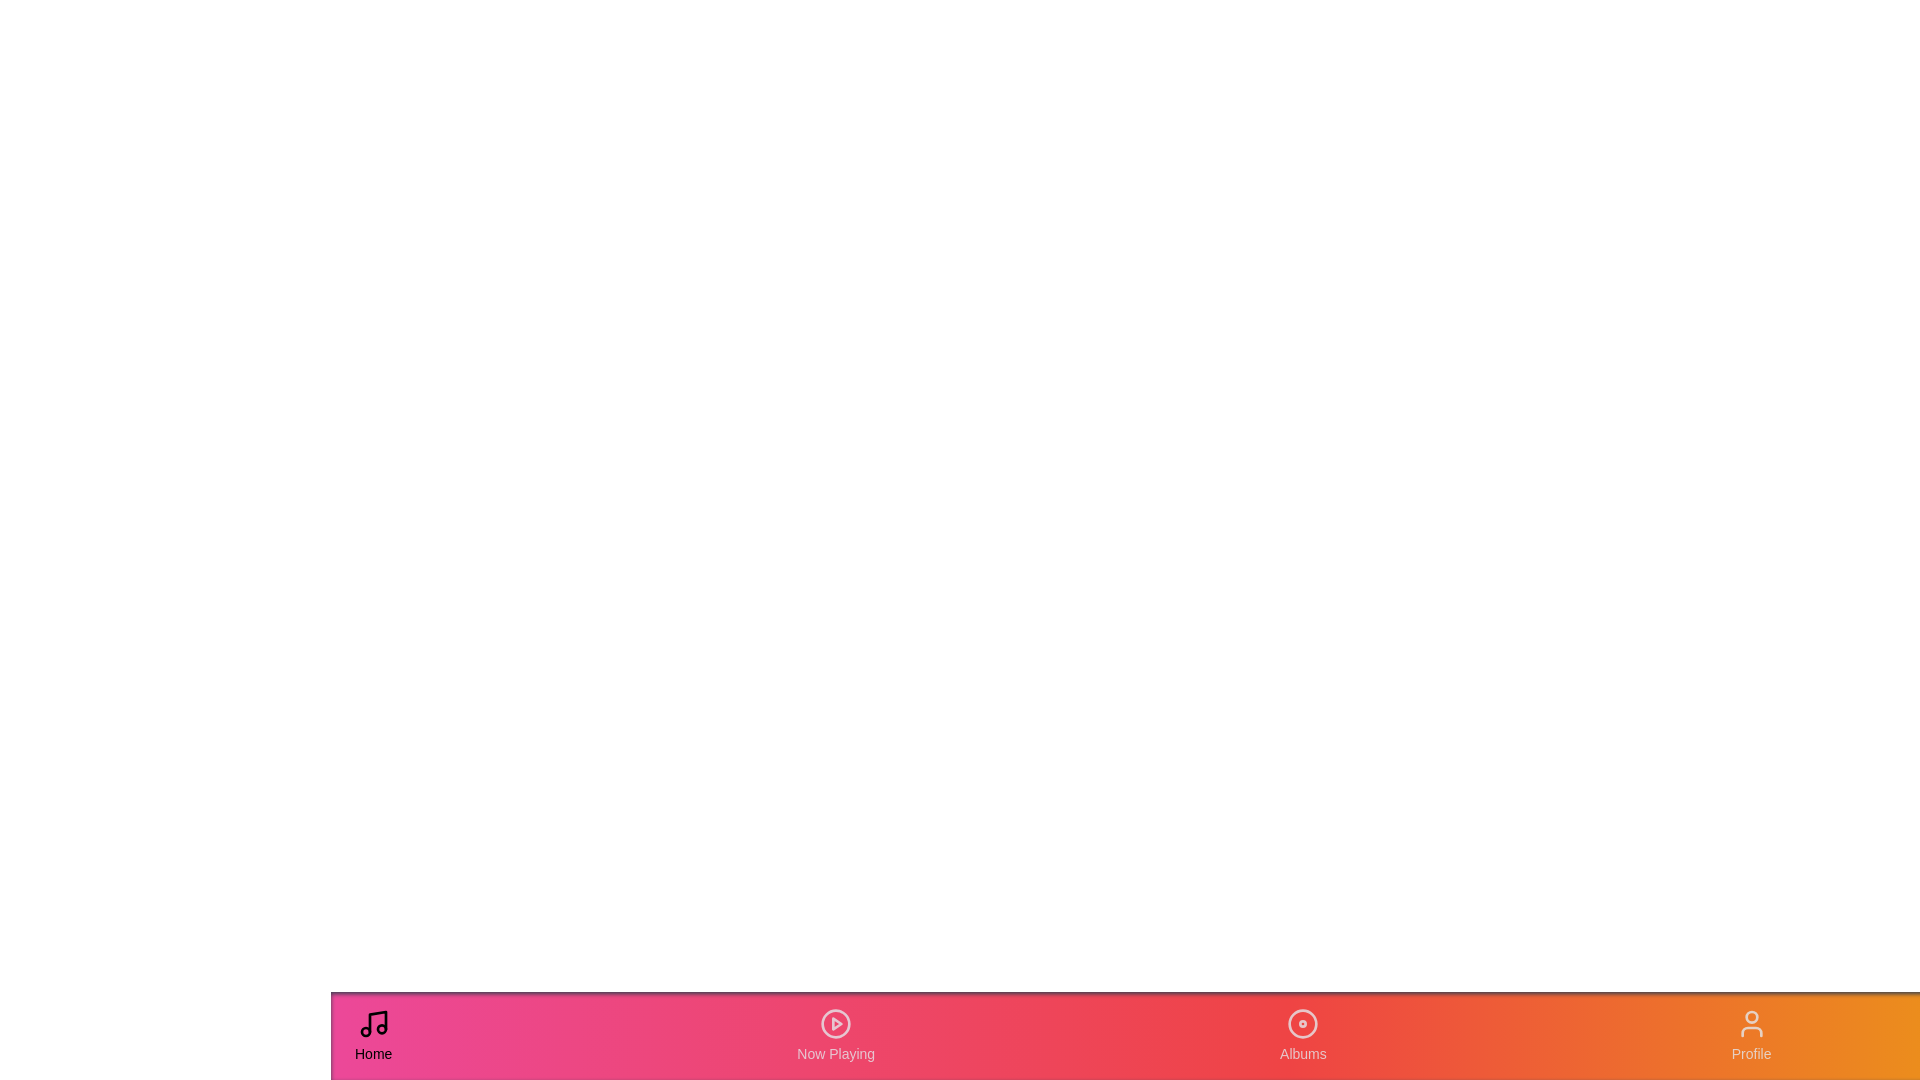 The width and height of the screenshot is (1920, 1080). What do you see at coordinates (835, 1035) in the screenshot?
I see `the icon corresponding to Now Playing` at bounding box center [835, 1035].